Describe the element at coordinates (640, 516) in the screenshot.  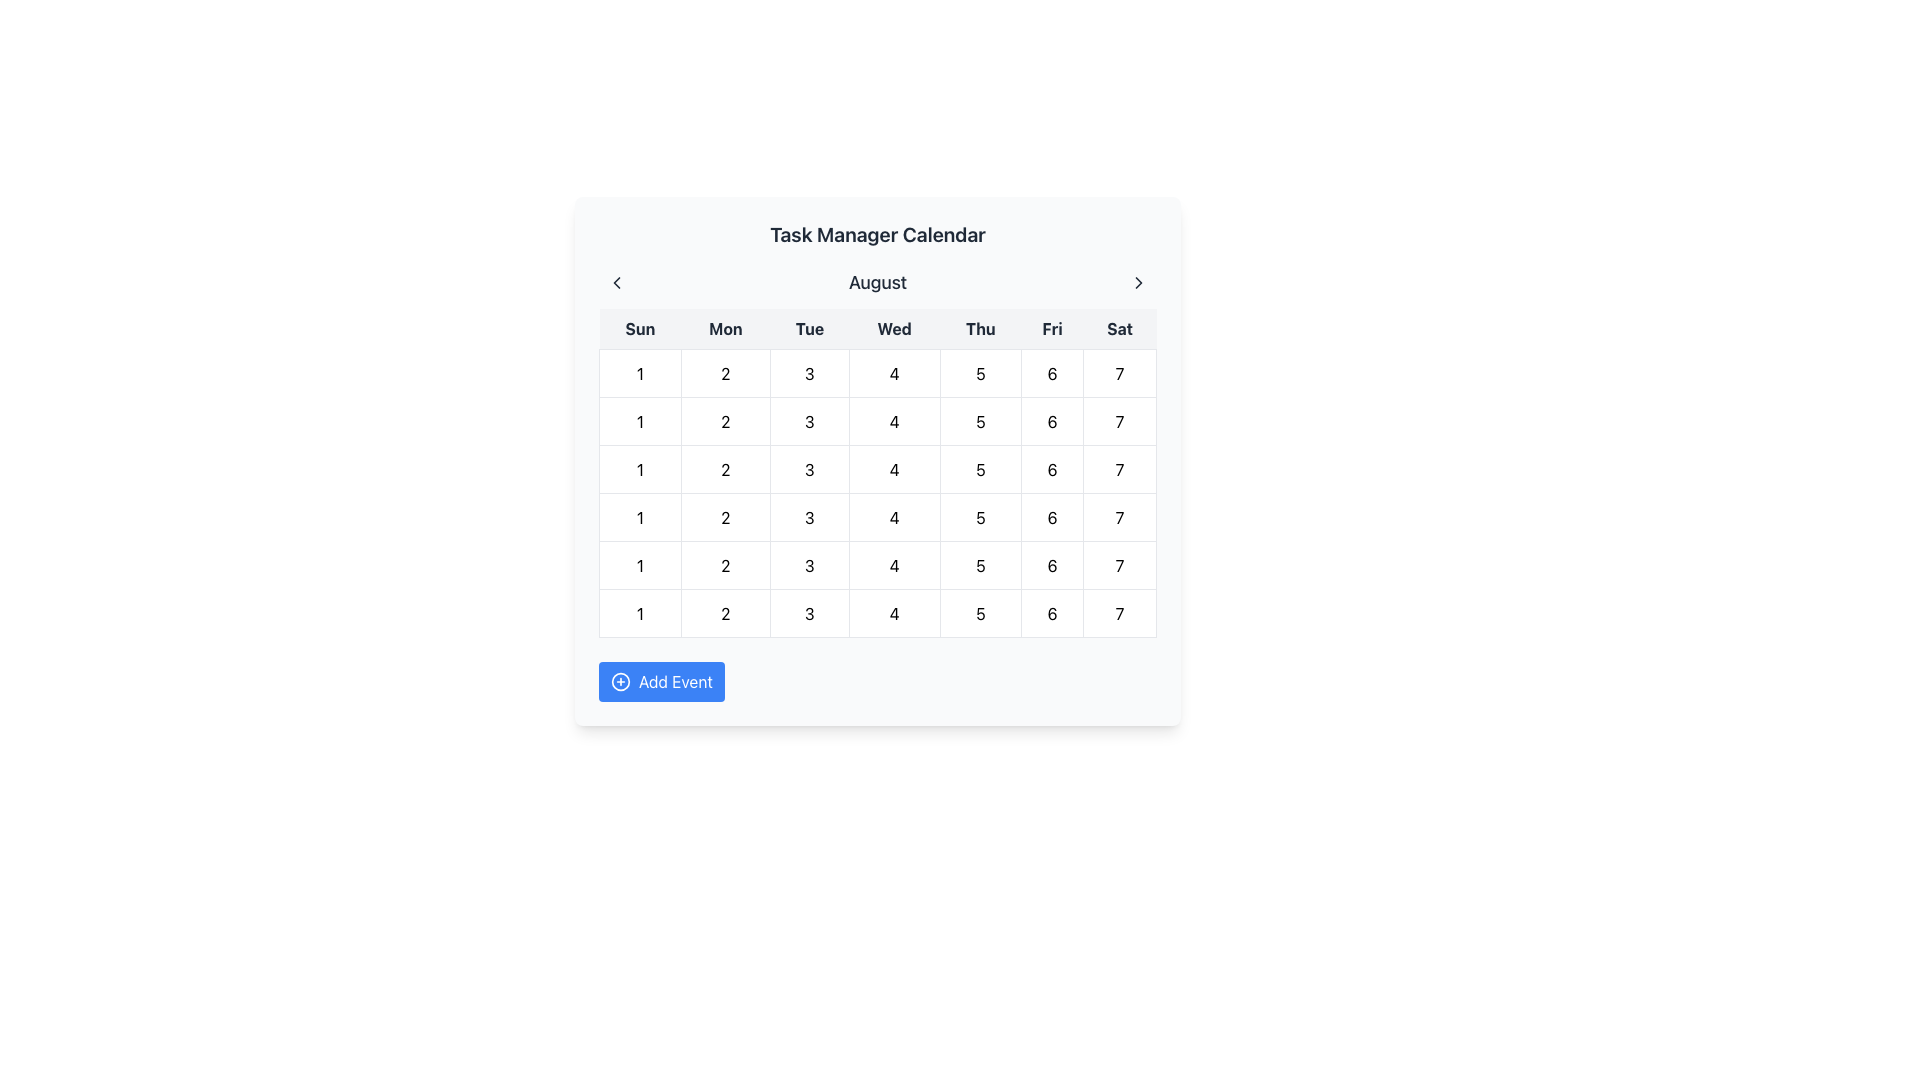
I see `the date text in the grid cell representing Sunday in the second row and first column of the calendar interface for interaction` at that location.